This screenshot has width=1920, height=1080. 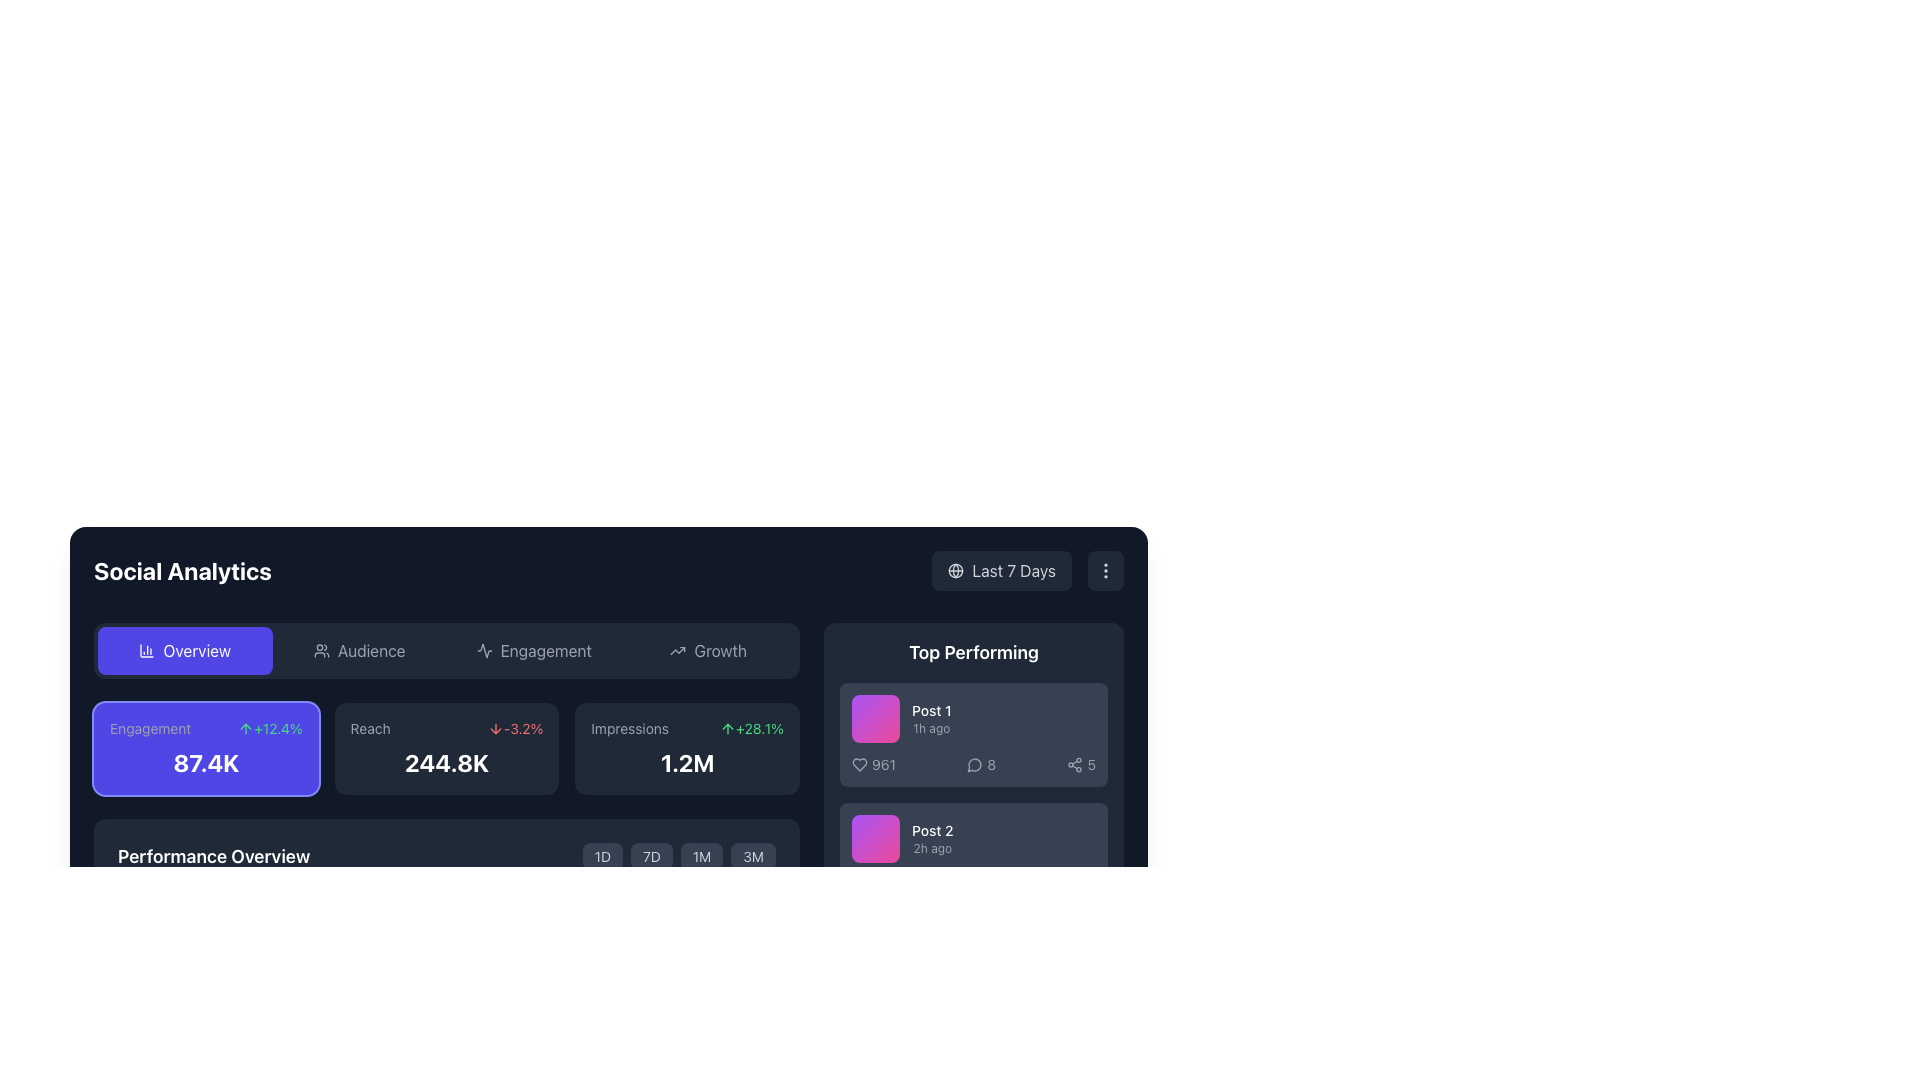 I want to click on the 'Audience' button, which is the second button in a navigation row, to potentially trigger a tooltip or visual effect, so click(x=359, y=651).